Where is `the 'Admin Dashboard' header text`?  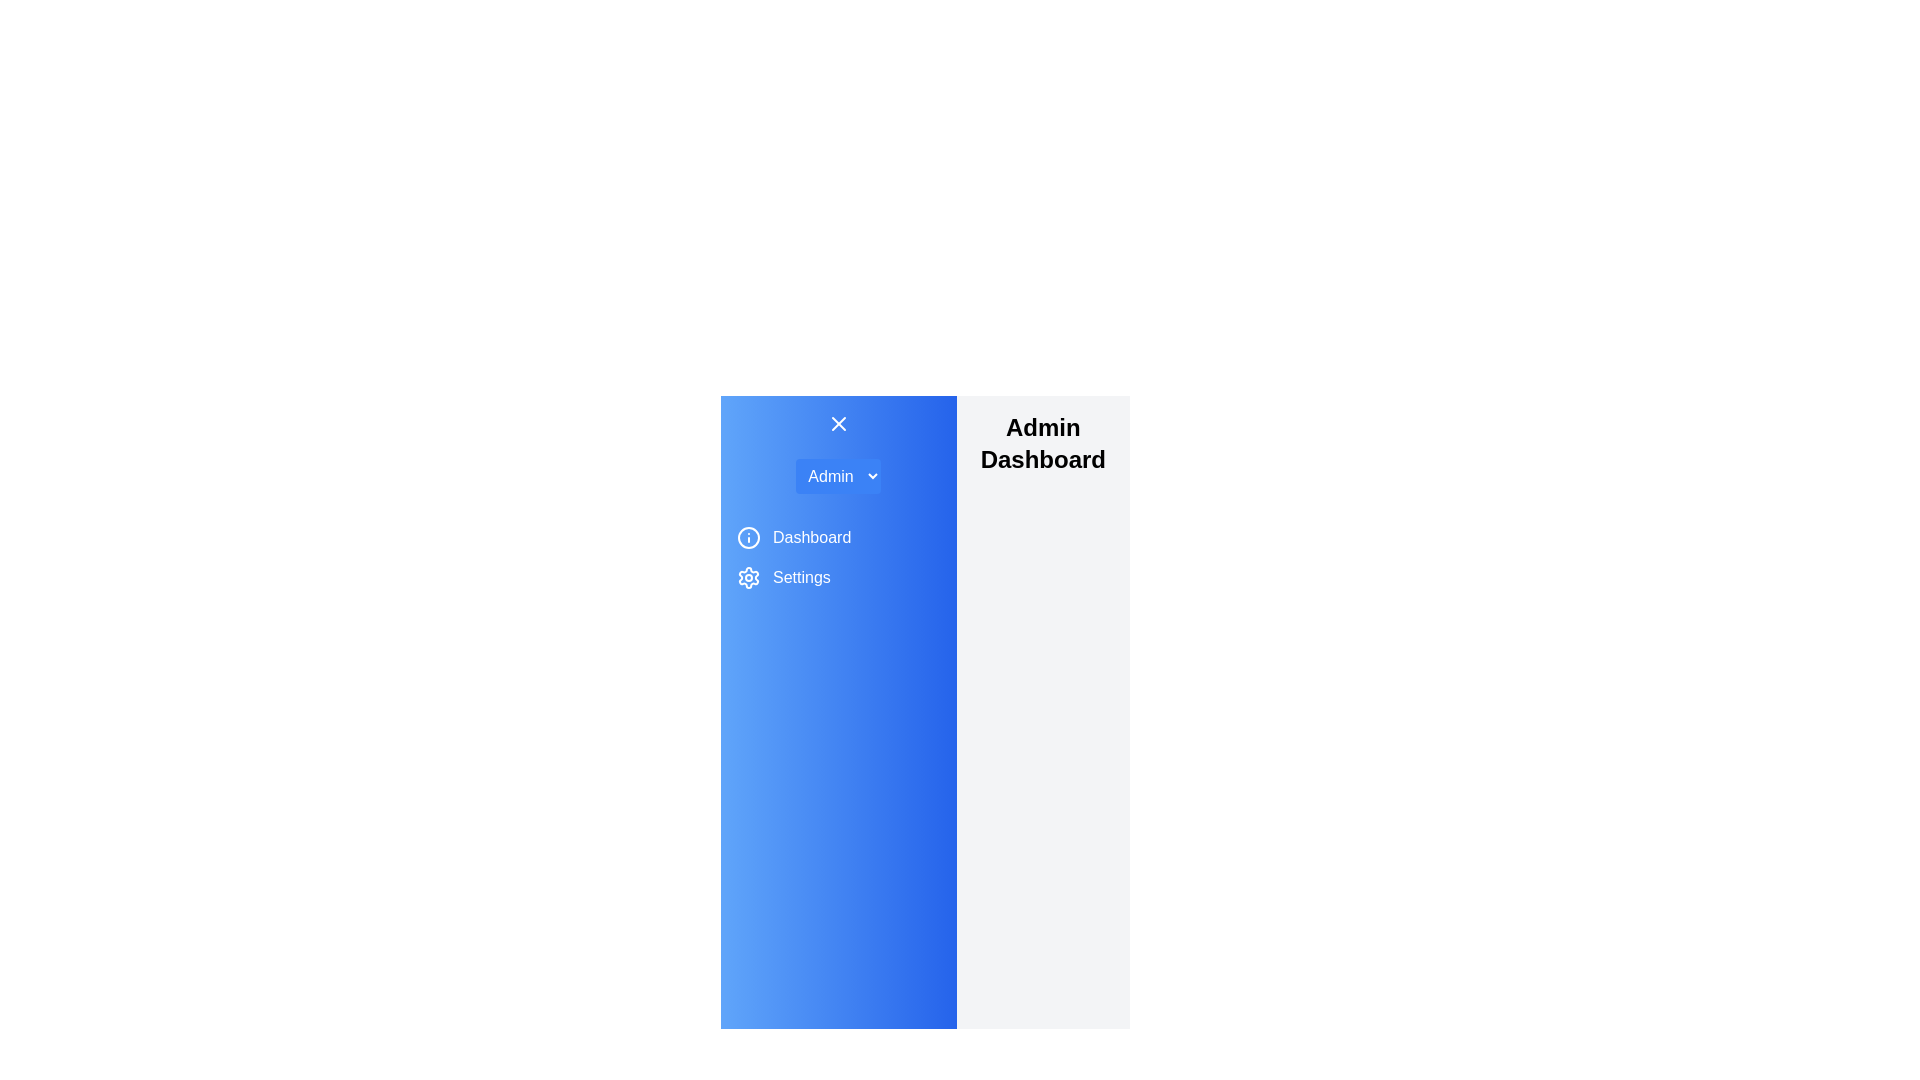 the 'Admin Dashboard' header text is located at coordinates (1041, 442).